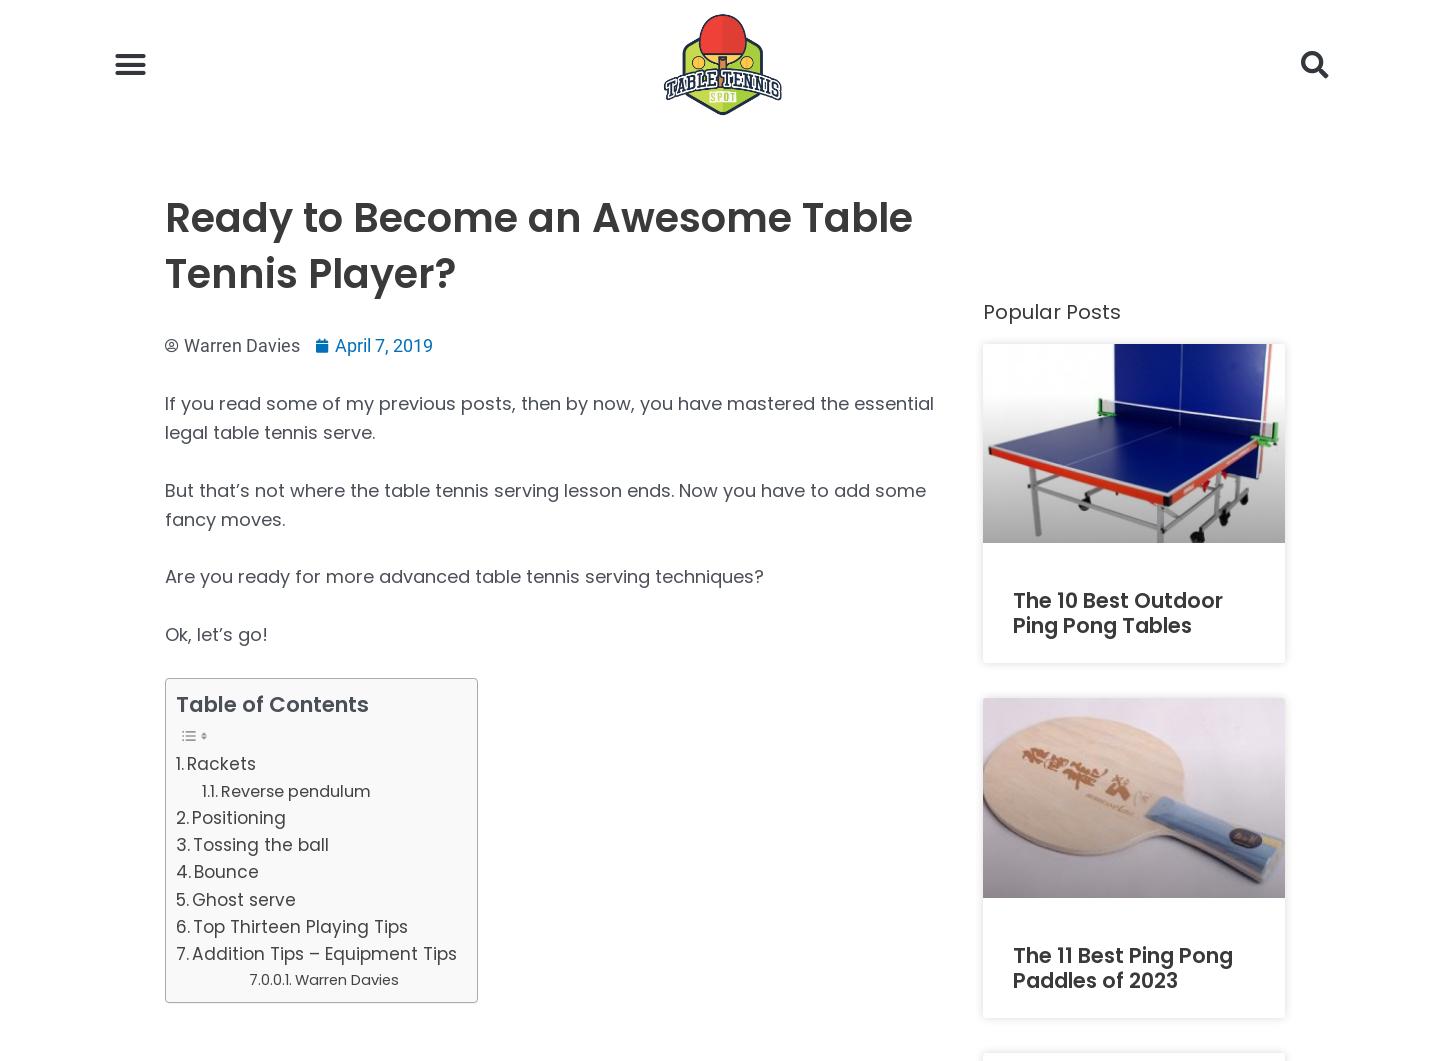  Describe the element at coordinates (164, 575) in the screenshot. I see `'Are you ready for more advanced table tennis serving techniques?'` at that location.